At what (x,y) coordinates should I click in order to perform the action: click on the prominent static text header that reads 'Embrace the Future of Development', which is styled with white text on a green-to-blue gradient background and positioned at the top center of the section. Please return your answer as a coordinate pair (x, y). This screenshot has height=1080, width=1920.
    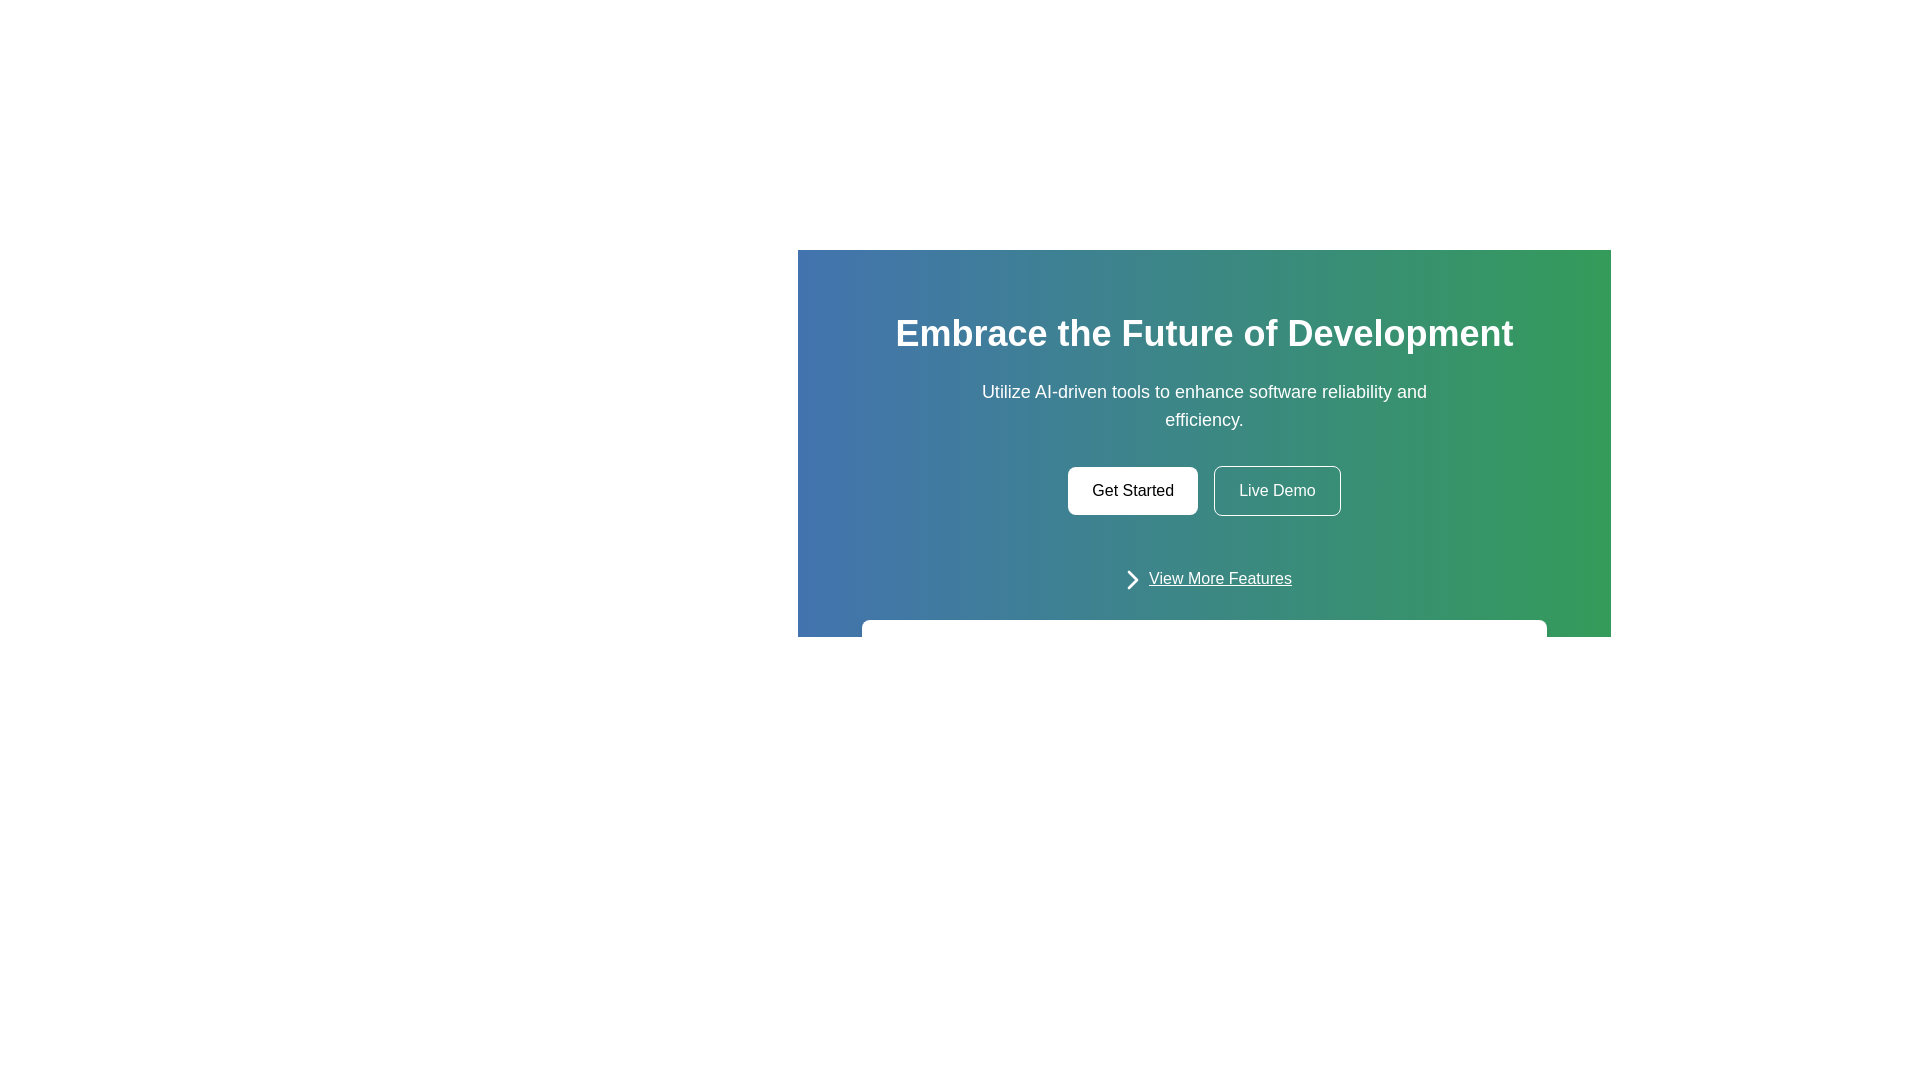
    Looking at the image, I should click on (1203, 333).